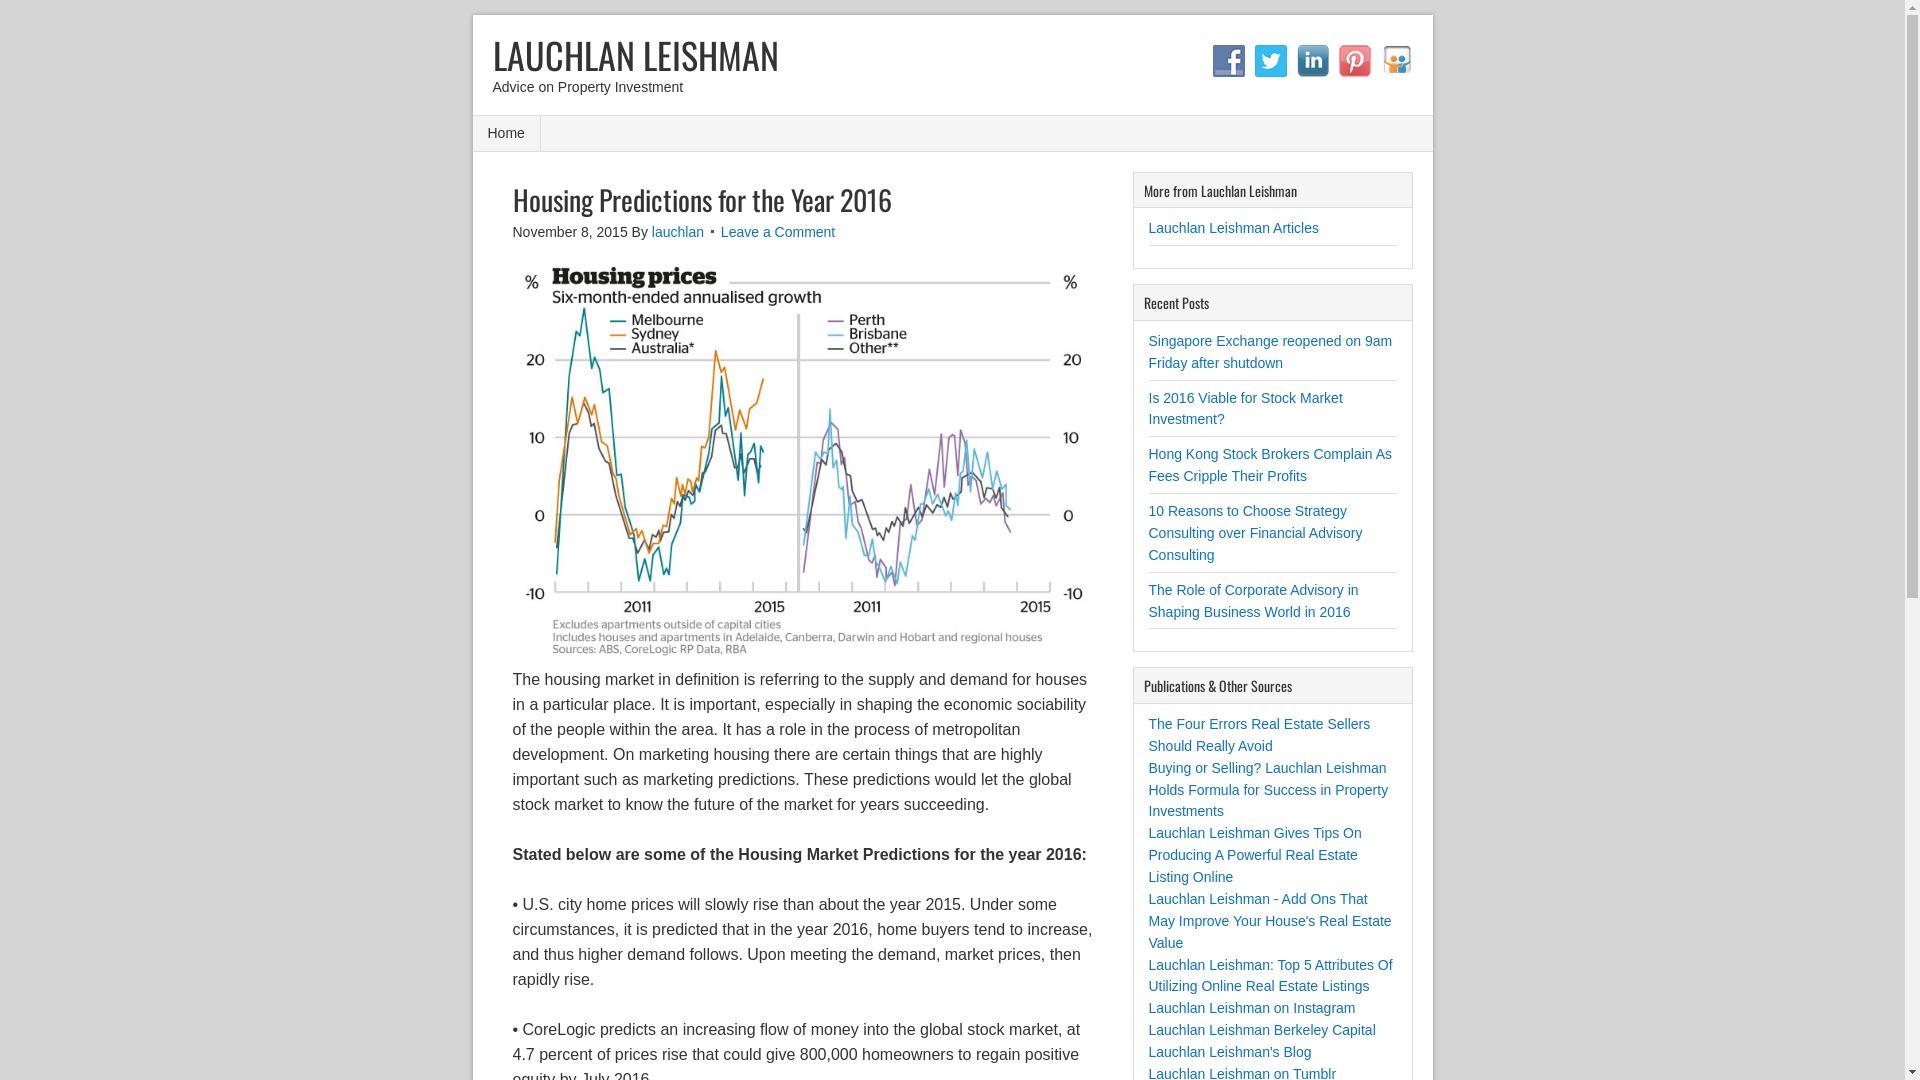 The height and width of the screenshot is (1080, 1920). What do you see at coordinates (1311, 60) in the screenshot?
I see `'Lauchlan Leishman LinkedIn'` at bounding box center [1311, 60].